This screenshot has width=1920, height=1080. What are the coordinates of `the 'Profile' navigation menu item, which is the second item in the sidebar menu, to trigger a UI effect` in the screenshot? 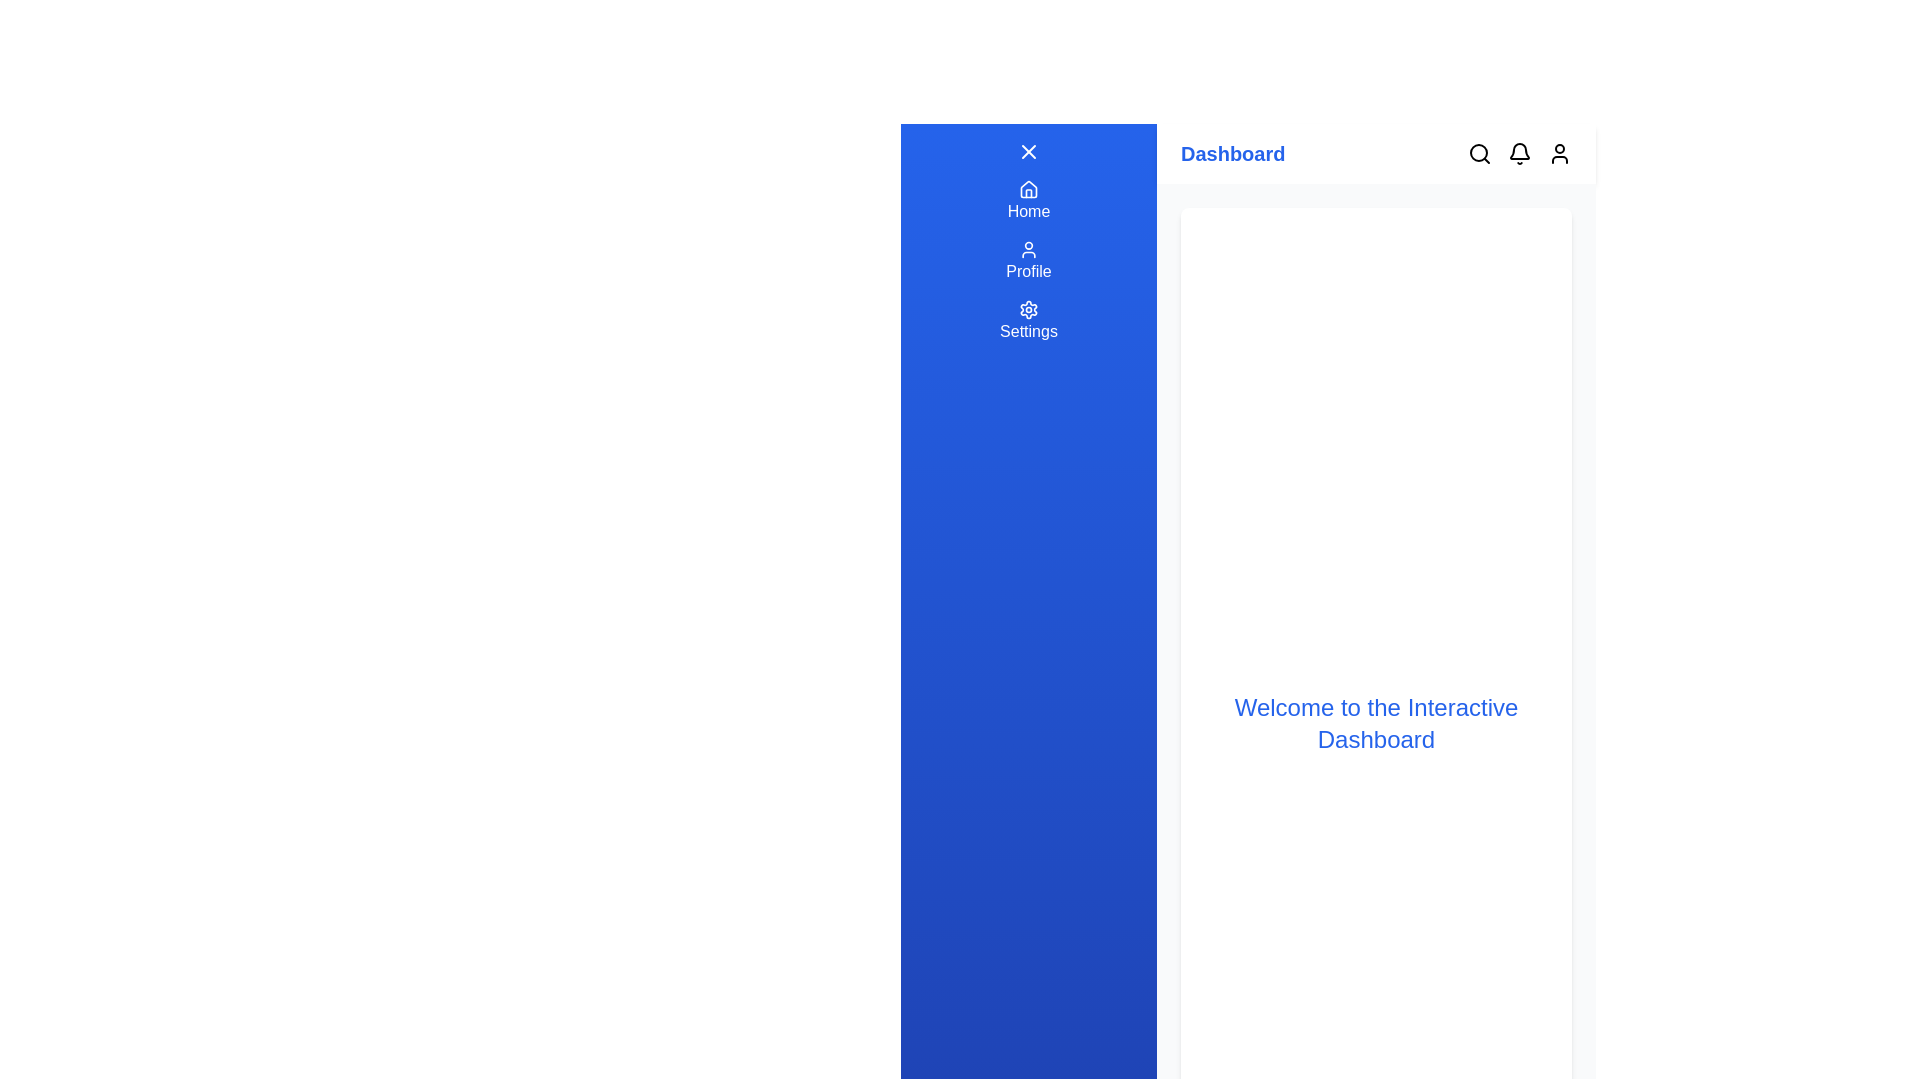 It's located at (1028, 261).